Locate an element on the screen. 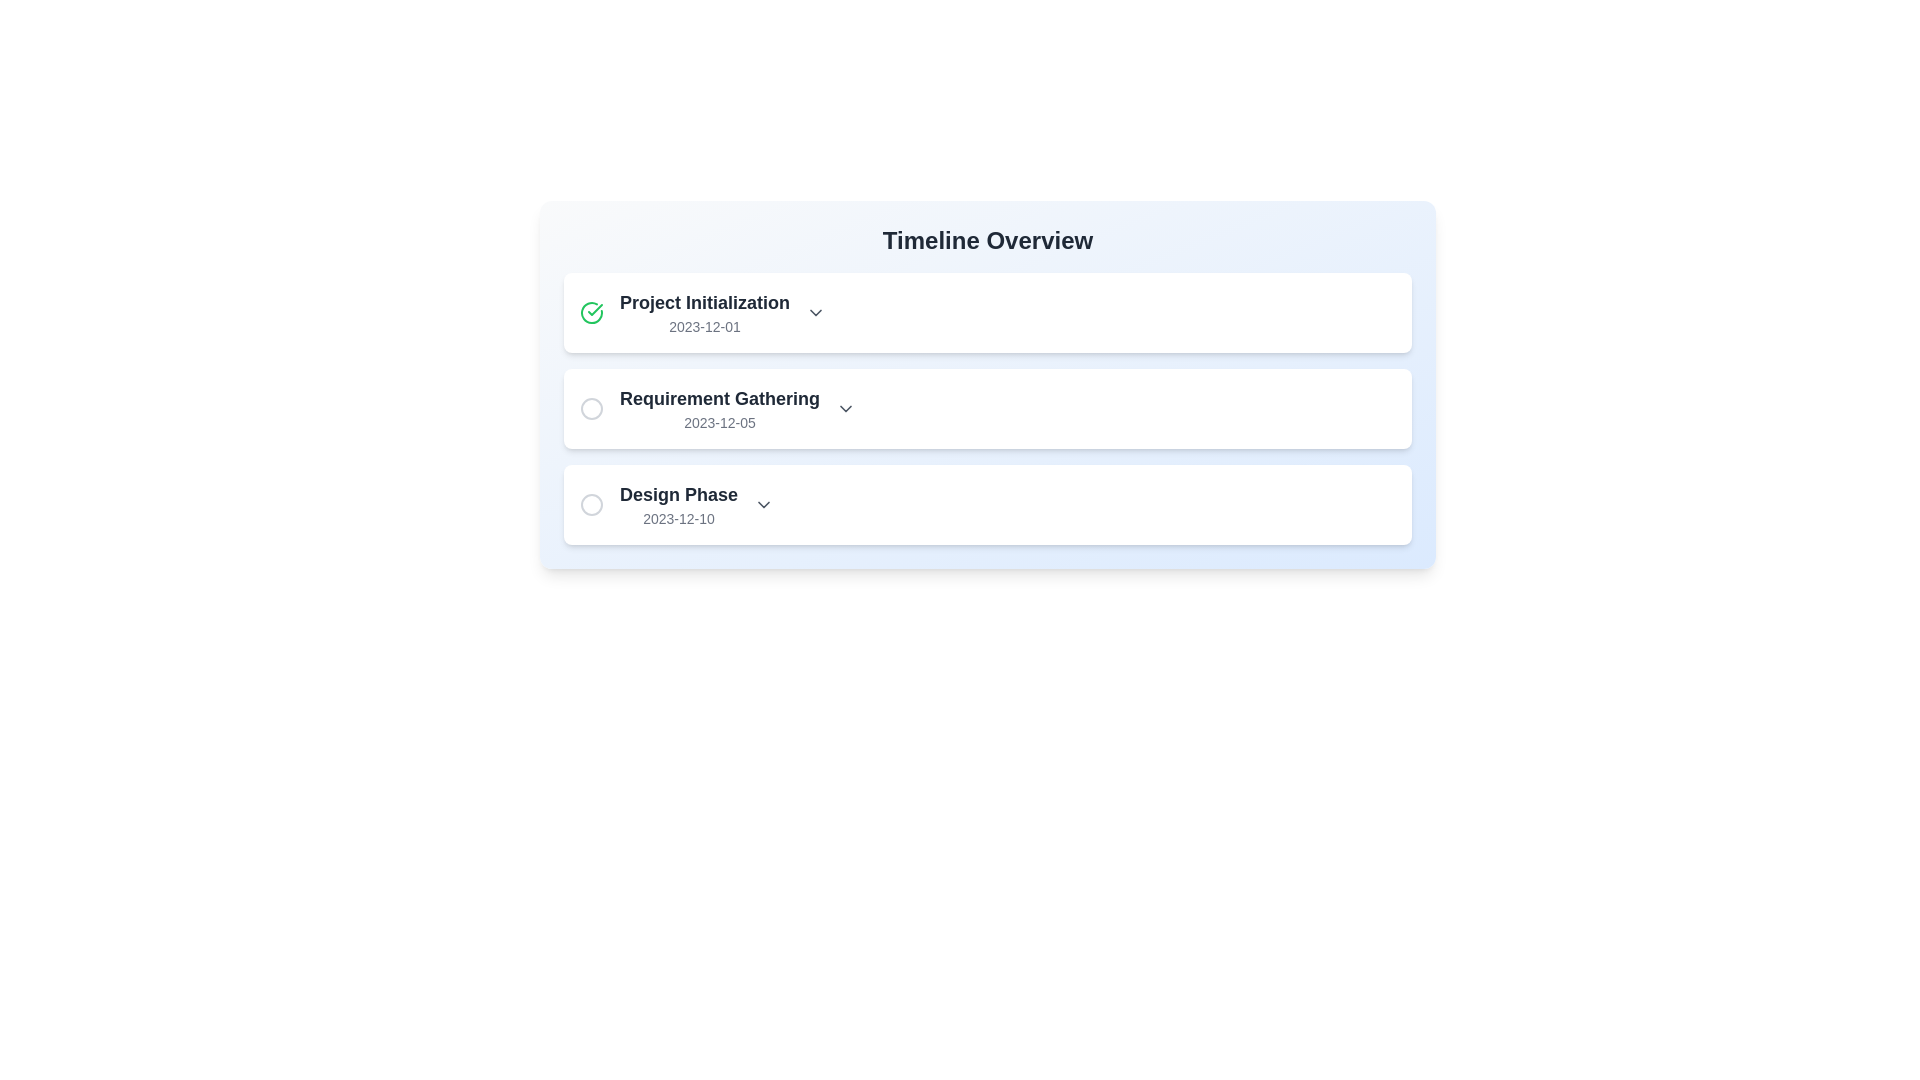 This screenshot has height=1080, width=1920. the List Item labeled 'Requirement Gathering' scheduled for '2023-12-05' to select it for further details or actions is located at coordinates (988, 407).